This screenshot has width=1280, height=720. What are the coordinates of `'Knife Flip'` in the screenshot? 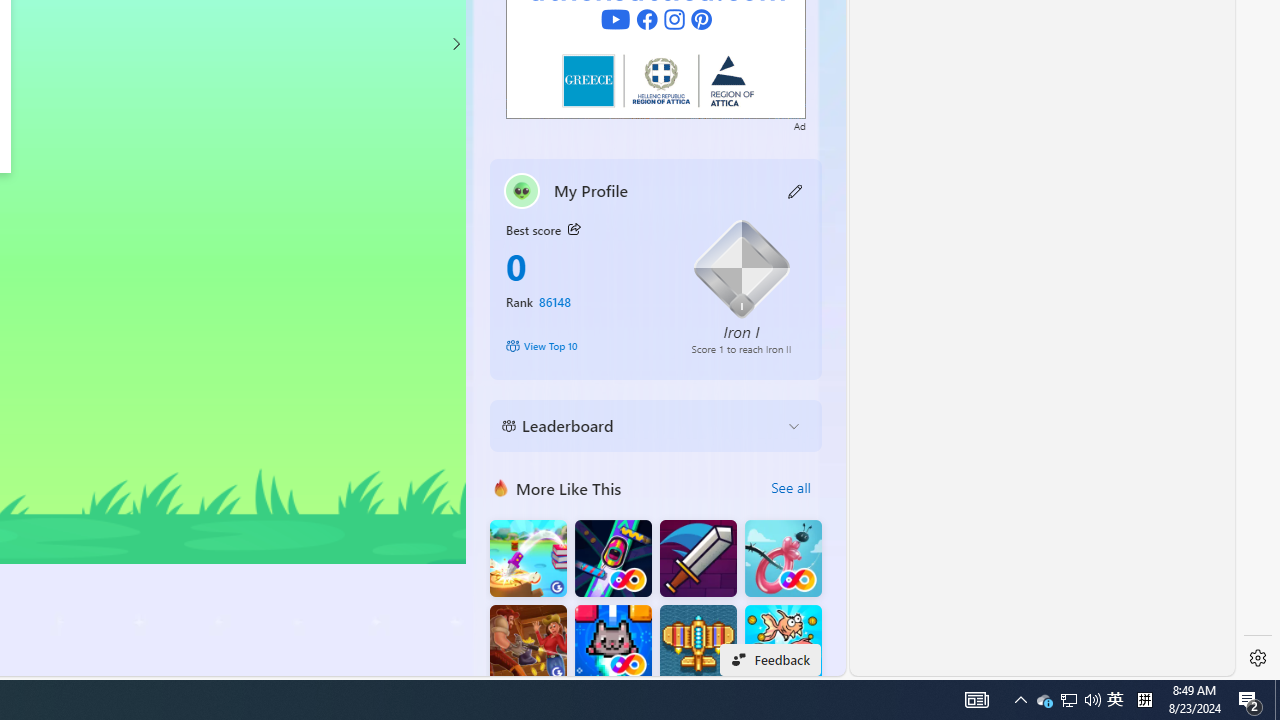 It's located at (528, 558).